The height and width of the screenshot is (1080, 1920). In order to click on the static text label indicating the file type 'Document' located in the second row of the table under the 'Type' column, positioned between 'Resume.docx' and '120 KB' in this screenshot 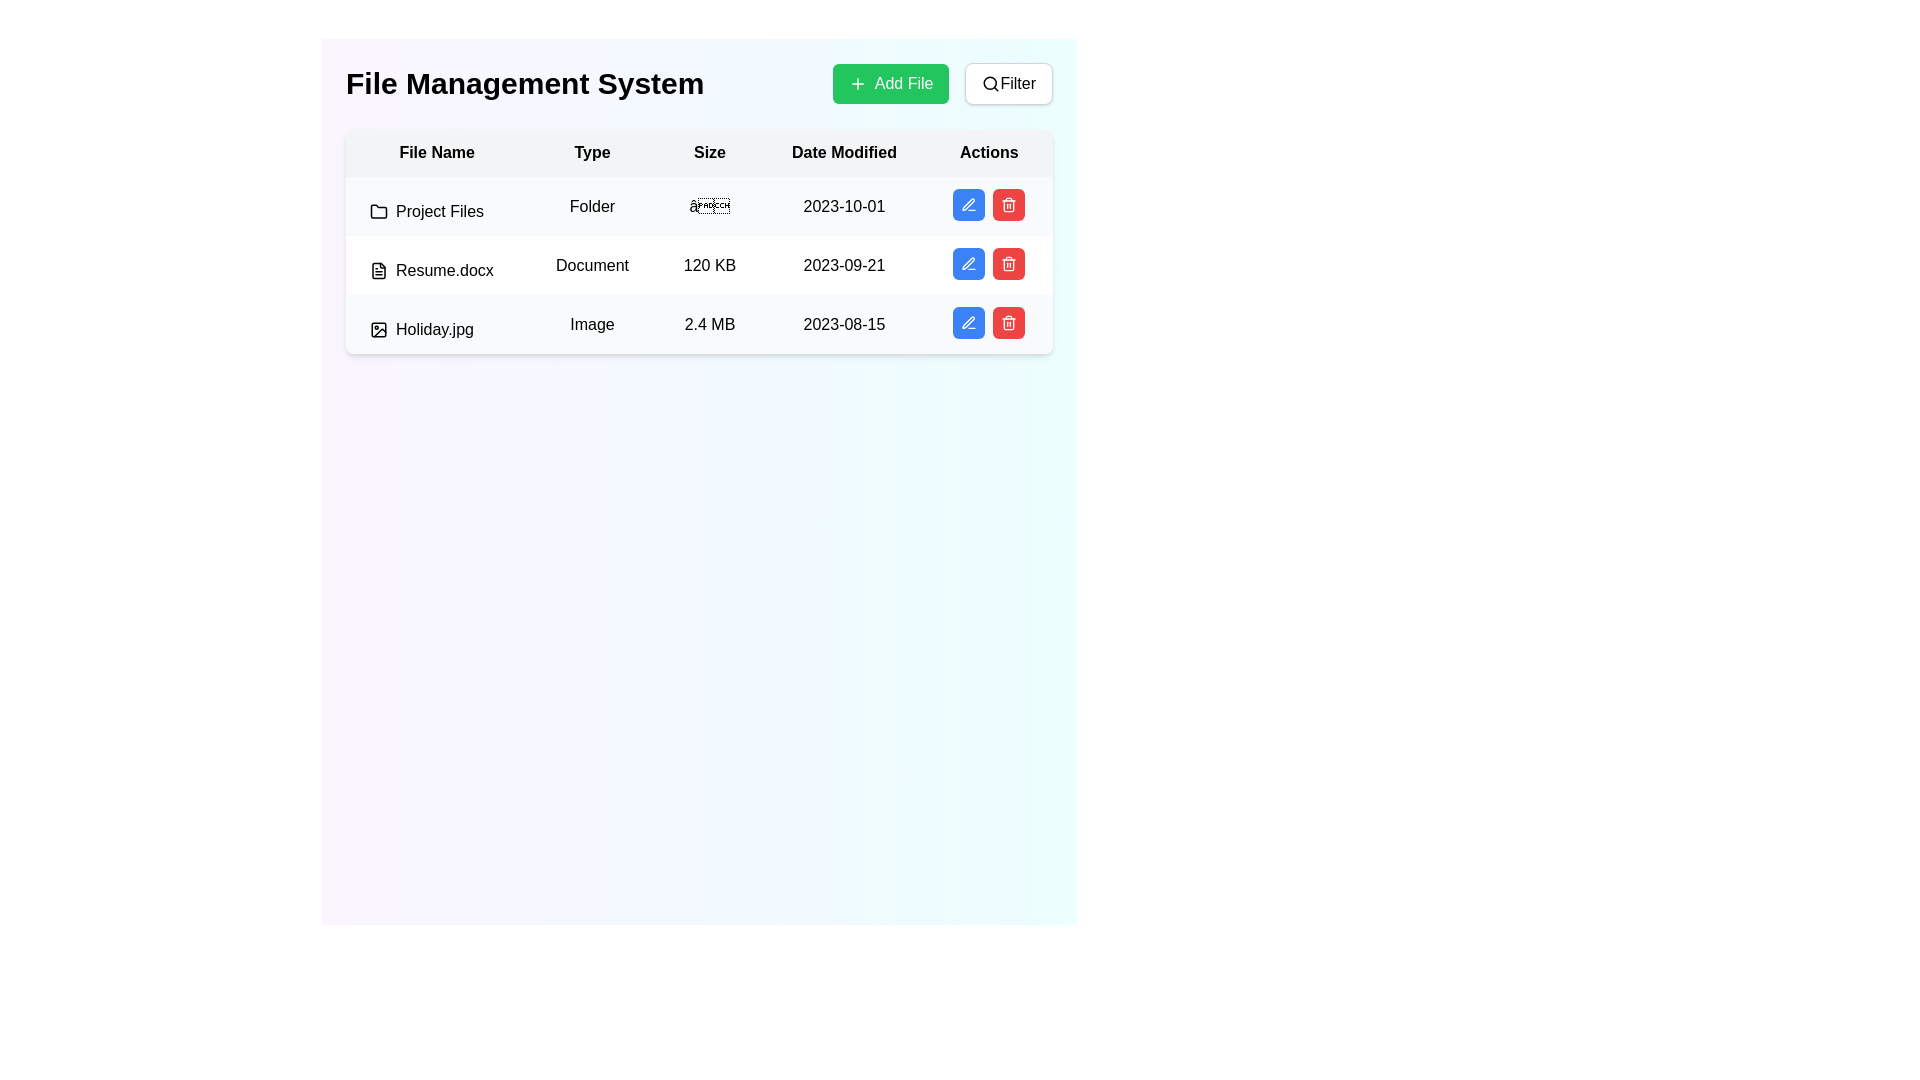, I will do `click(591, 264)`.